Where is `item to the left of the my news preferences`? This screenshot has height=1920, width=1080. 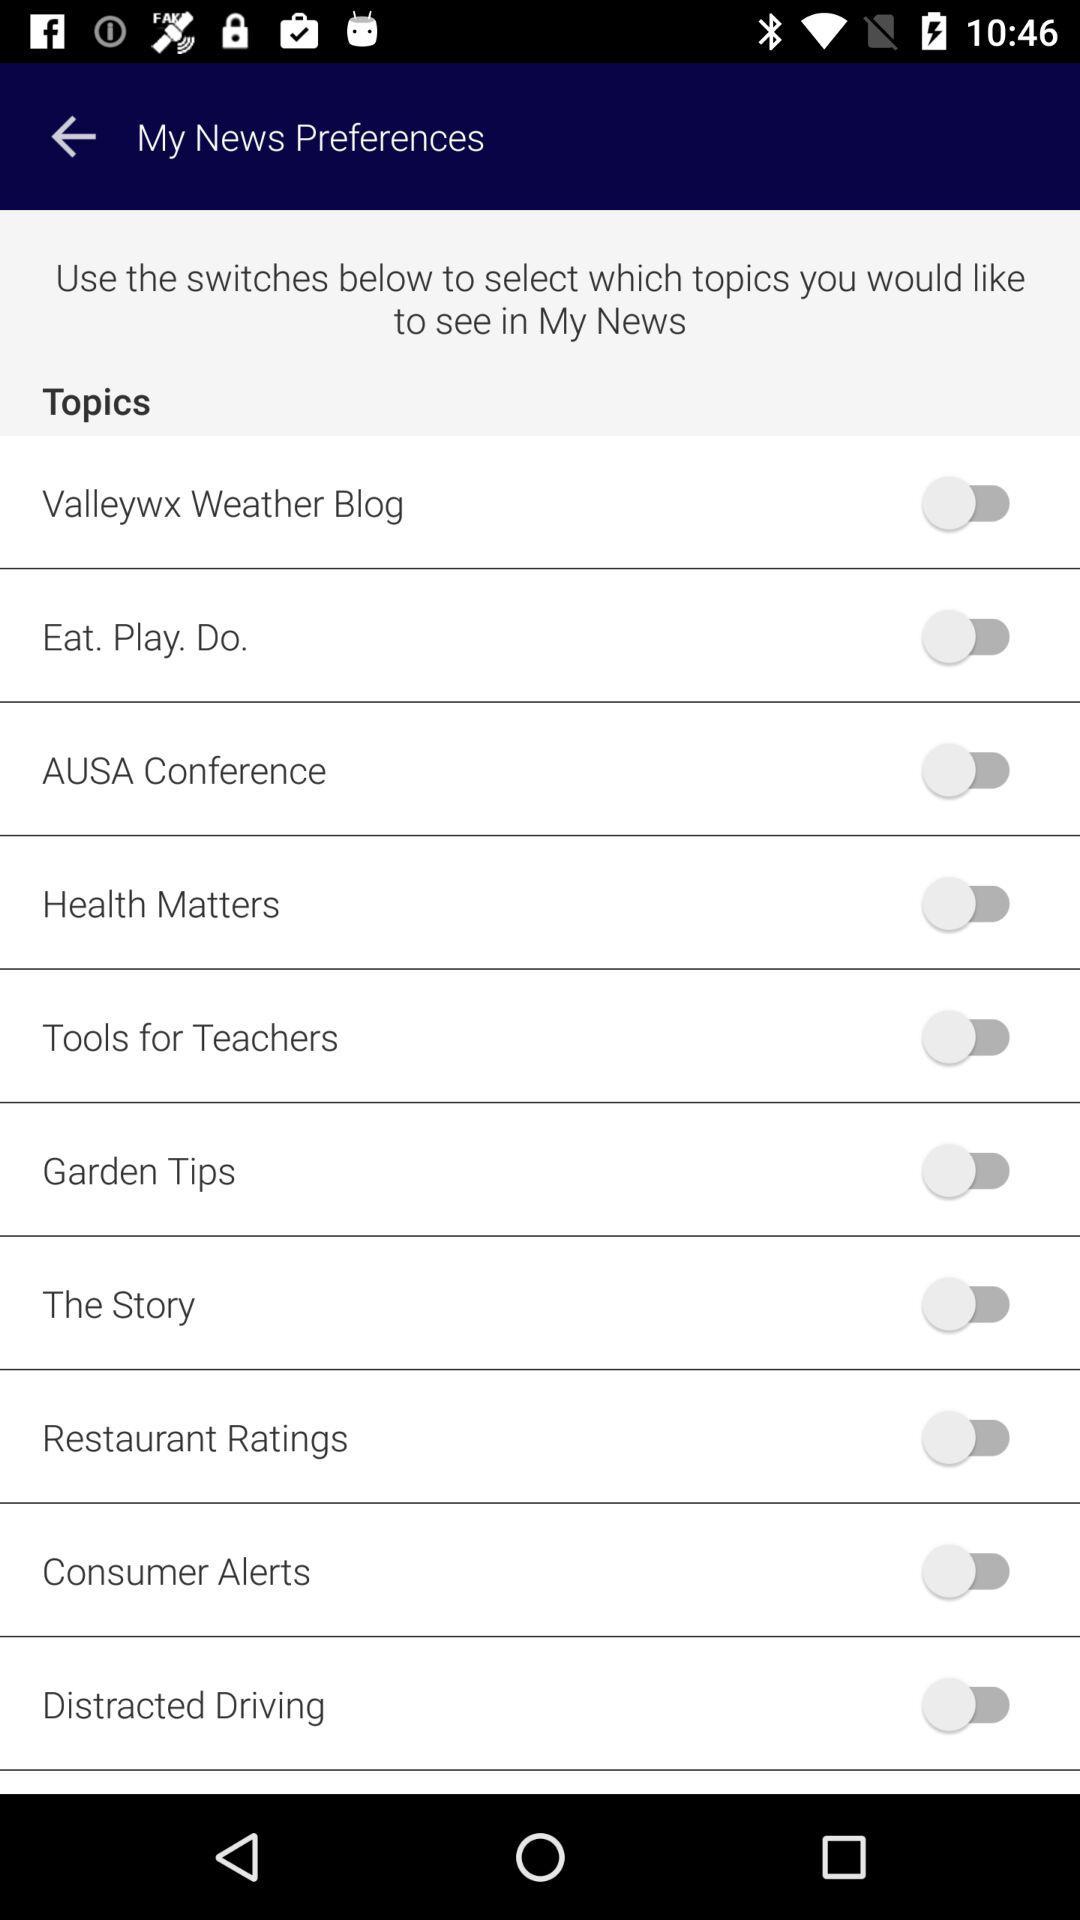
item to the left of the my news preferences is located at coordinates (72, 135).